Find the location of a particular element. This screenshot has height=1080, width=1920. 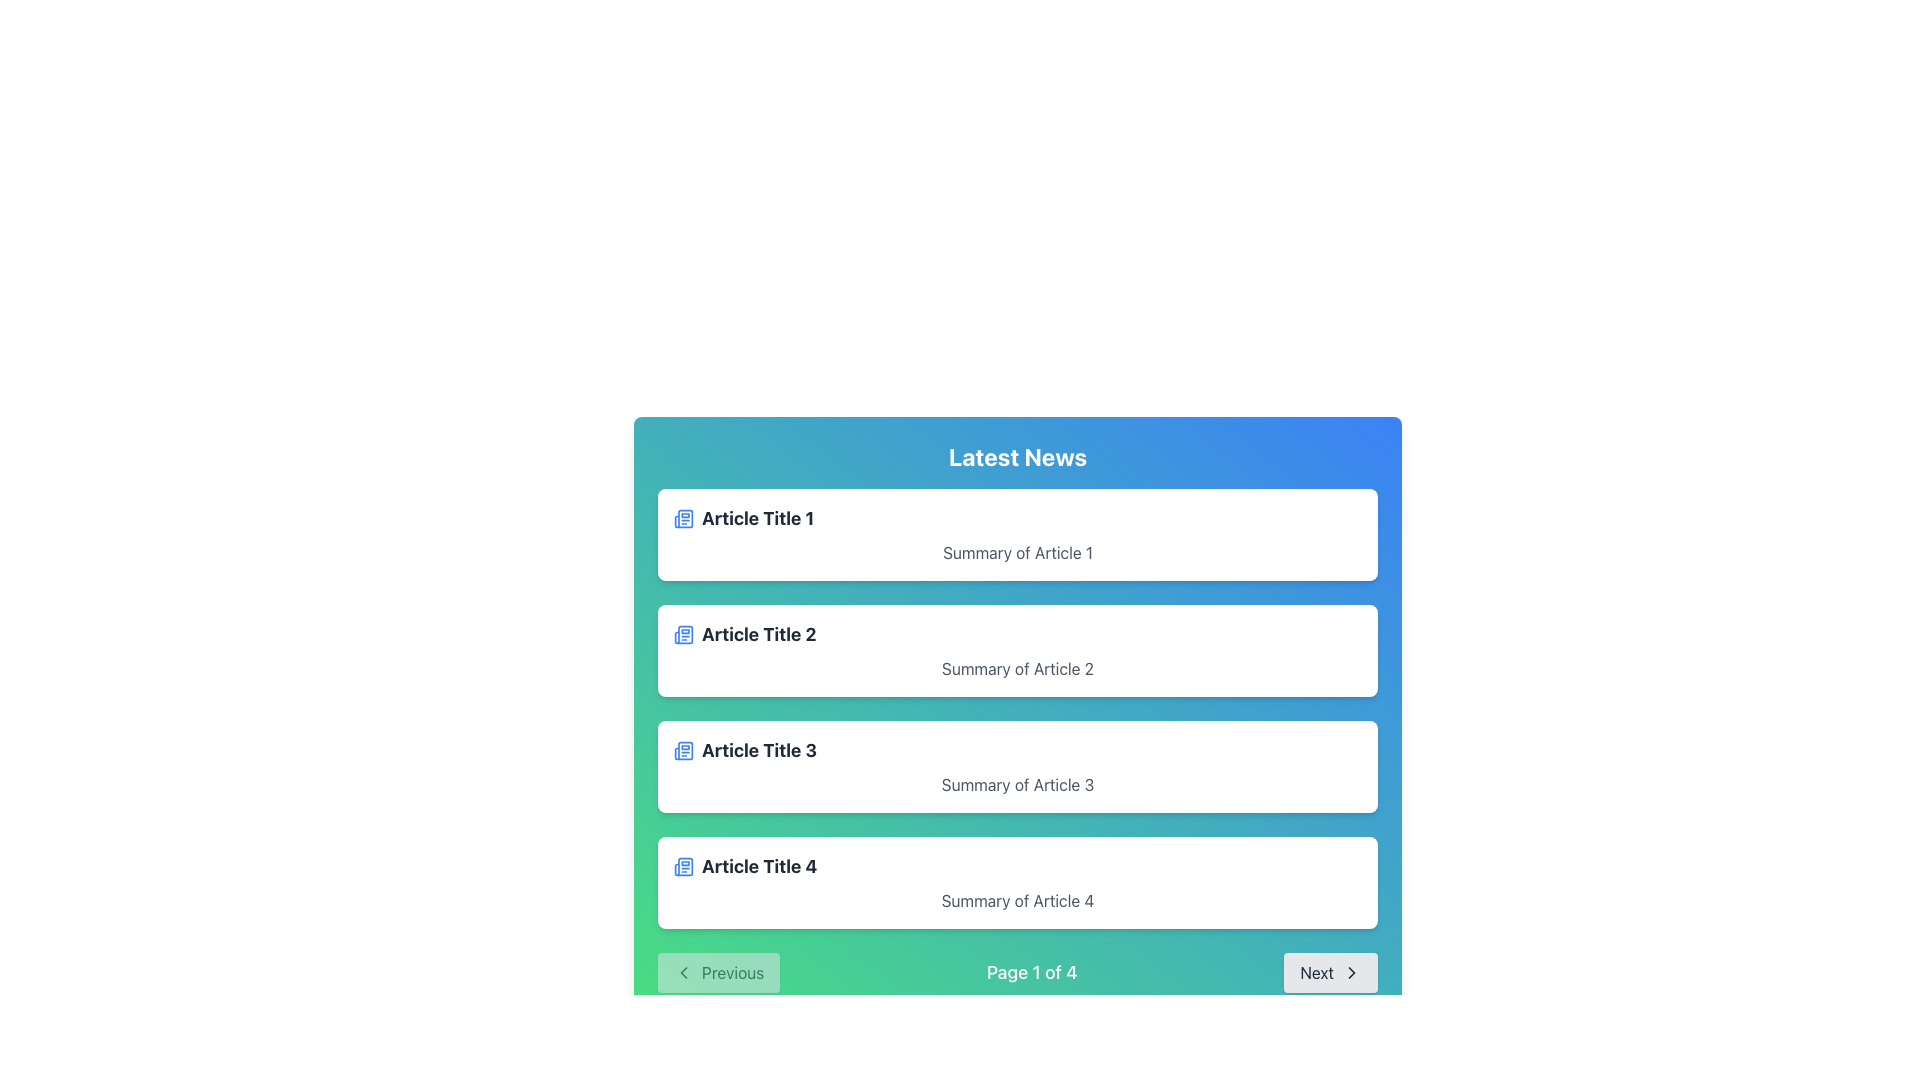

the newspaper icon located to the left of 'Article Title 4' to interact with its associated article feature is located at coordinates (684, 866).